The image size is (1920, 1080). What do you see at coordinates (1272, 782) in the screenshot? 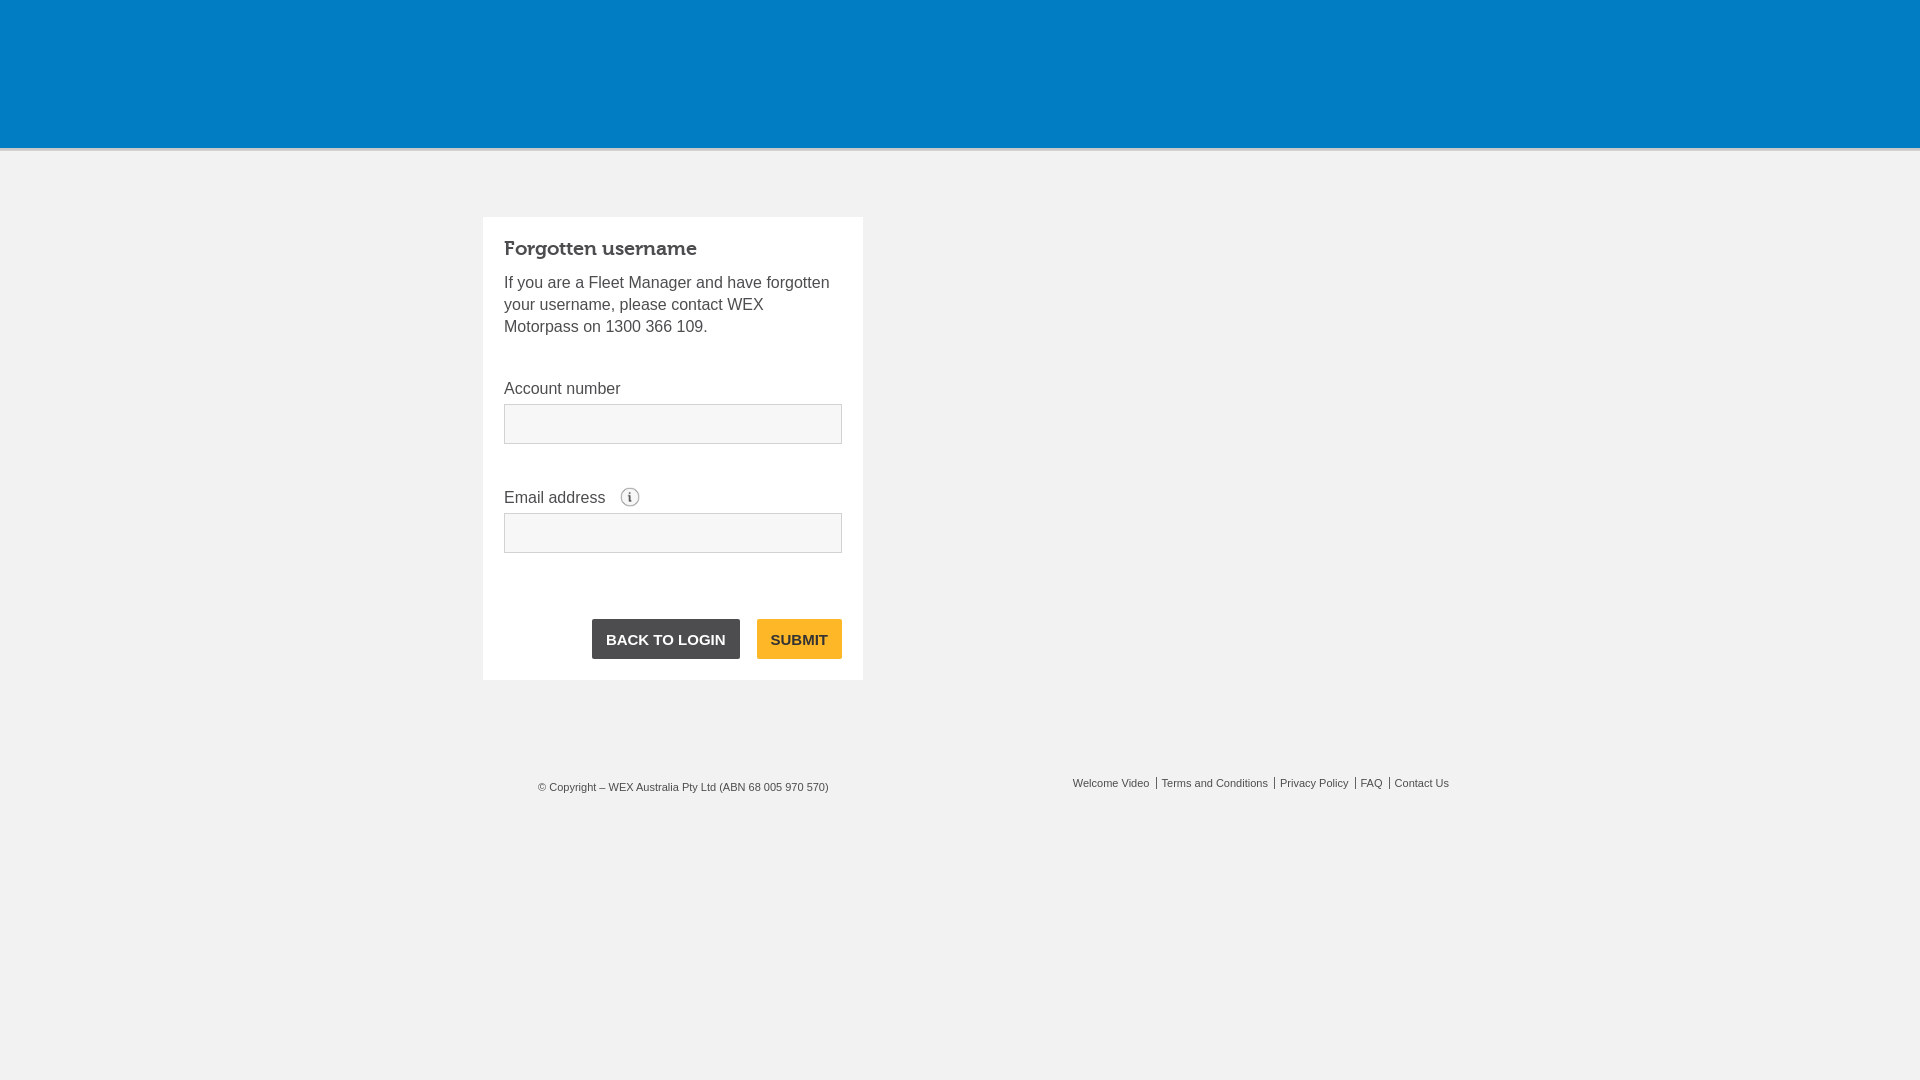
I see `'Privacy Policy'` at bounding box center [1272, 782].